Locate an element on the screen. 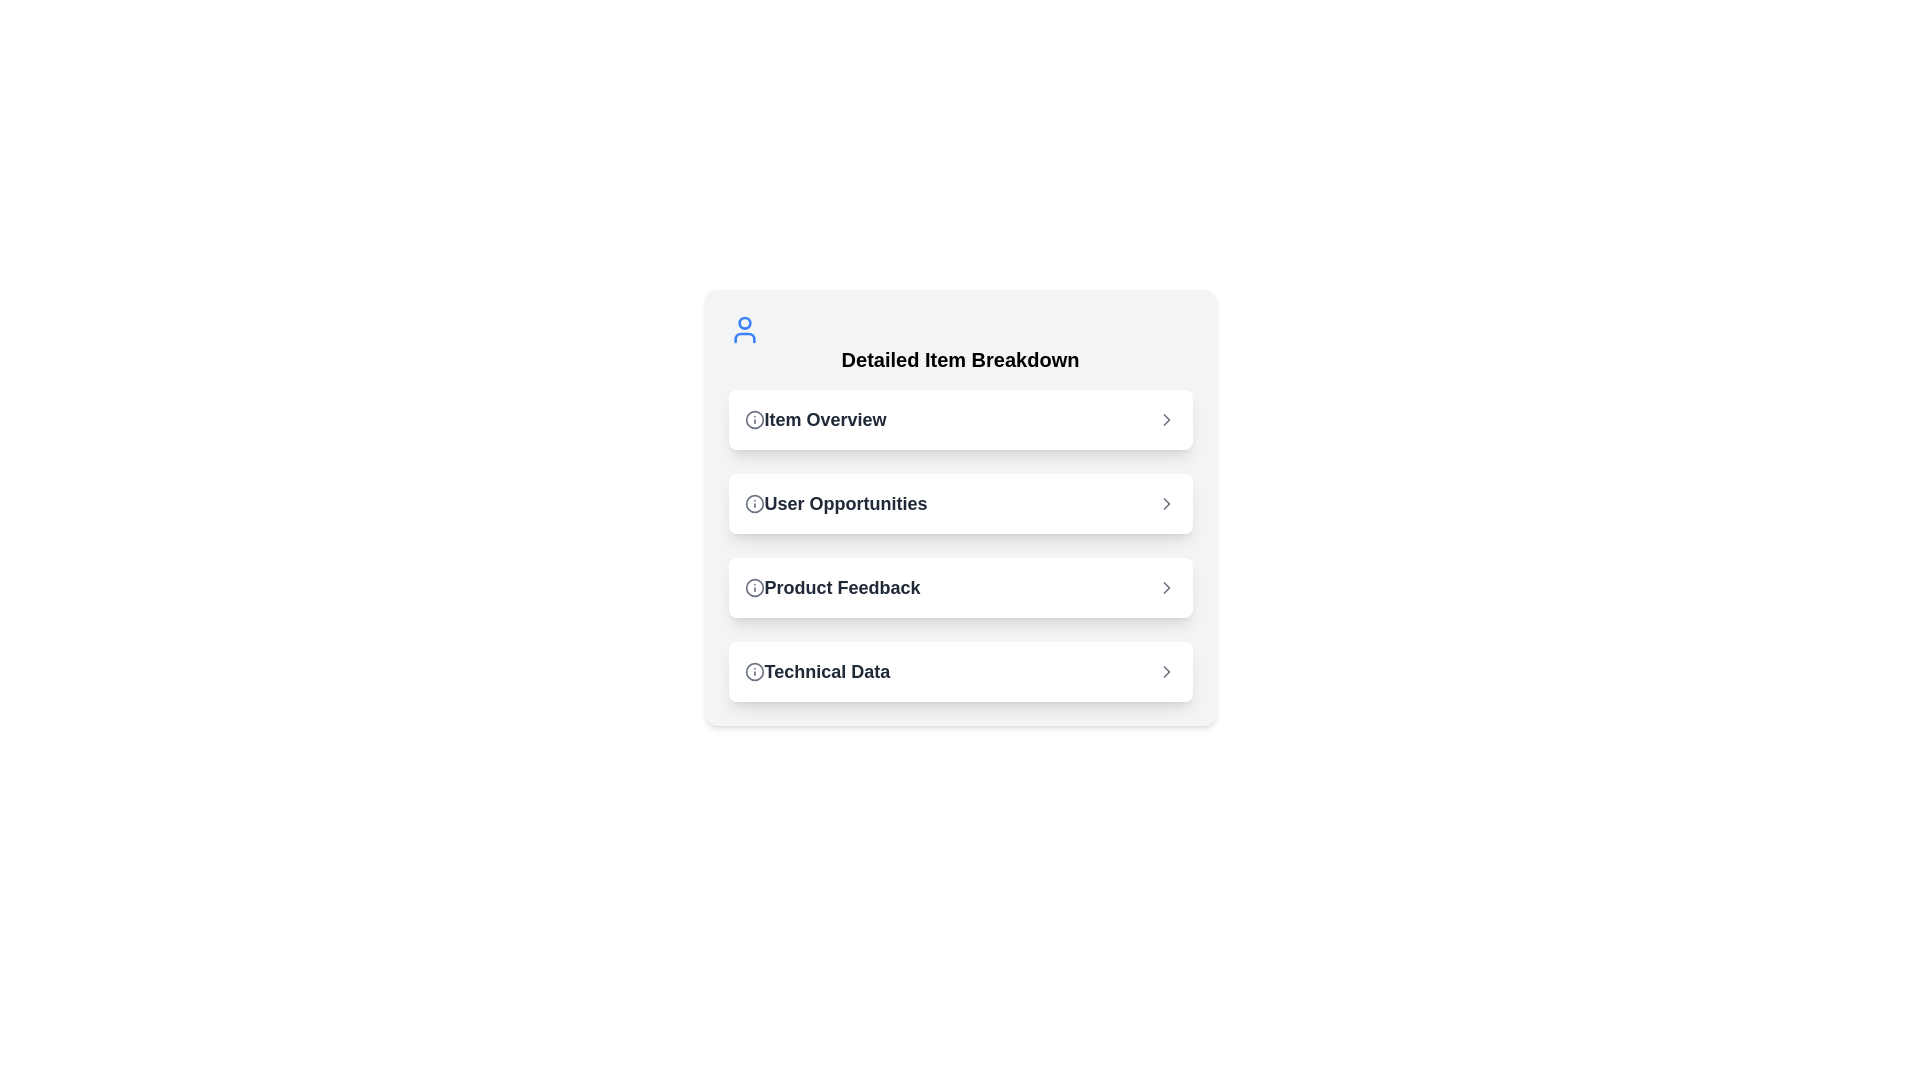 The image size is (1920, 1080). the arrow-shaped Navigation Icon located at the end of the 'Product Feedback' row is located at coordinates (1166, 586).